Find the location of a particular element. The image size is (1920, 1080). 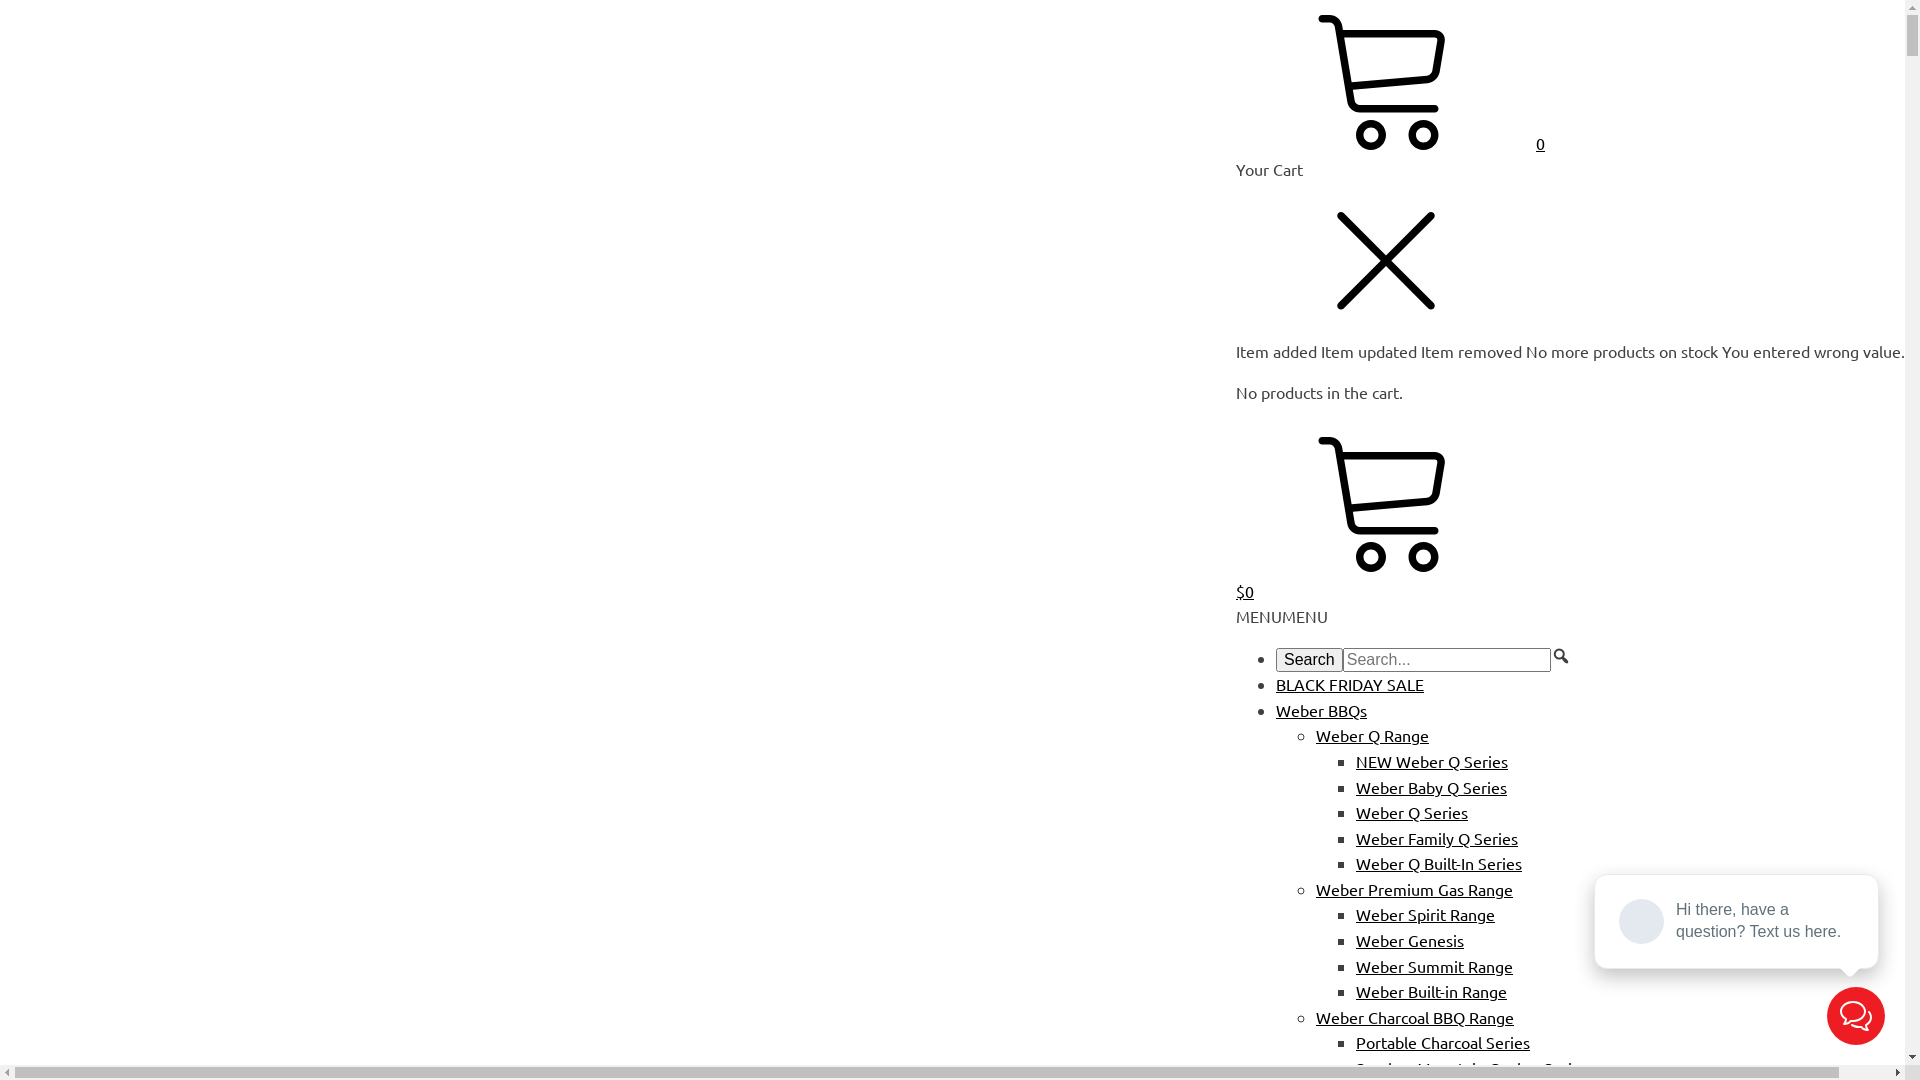

'Portable Charcoal Series' is located at coordinates (1443, 1040).